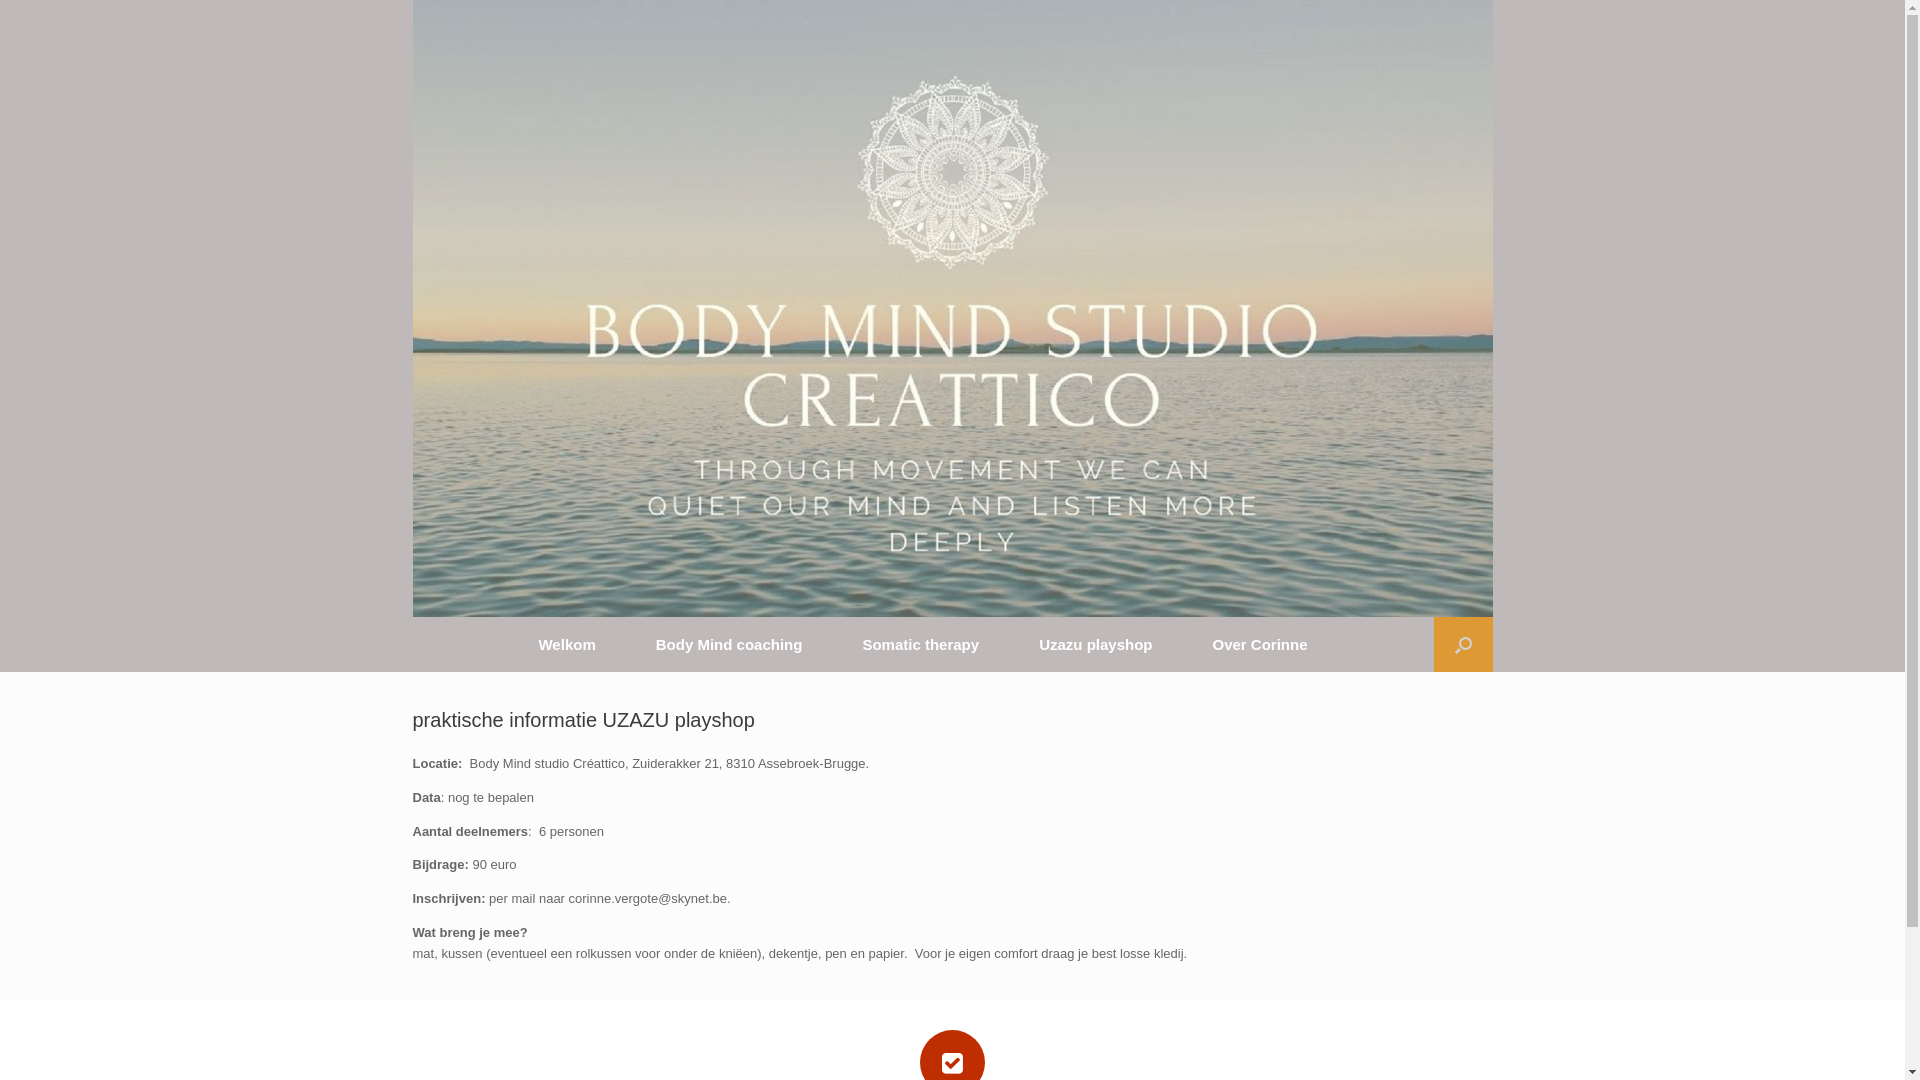 The image size is (1920, 1080). What do you see at coordinates (565, 644) in the screenshot?
I see `'Welkom'` at bounding box center [565, 644].